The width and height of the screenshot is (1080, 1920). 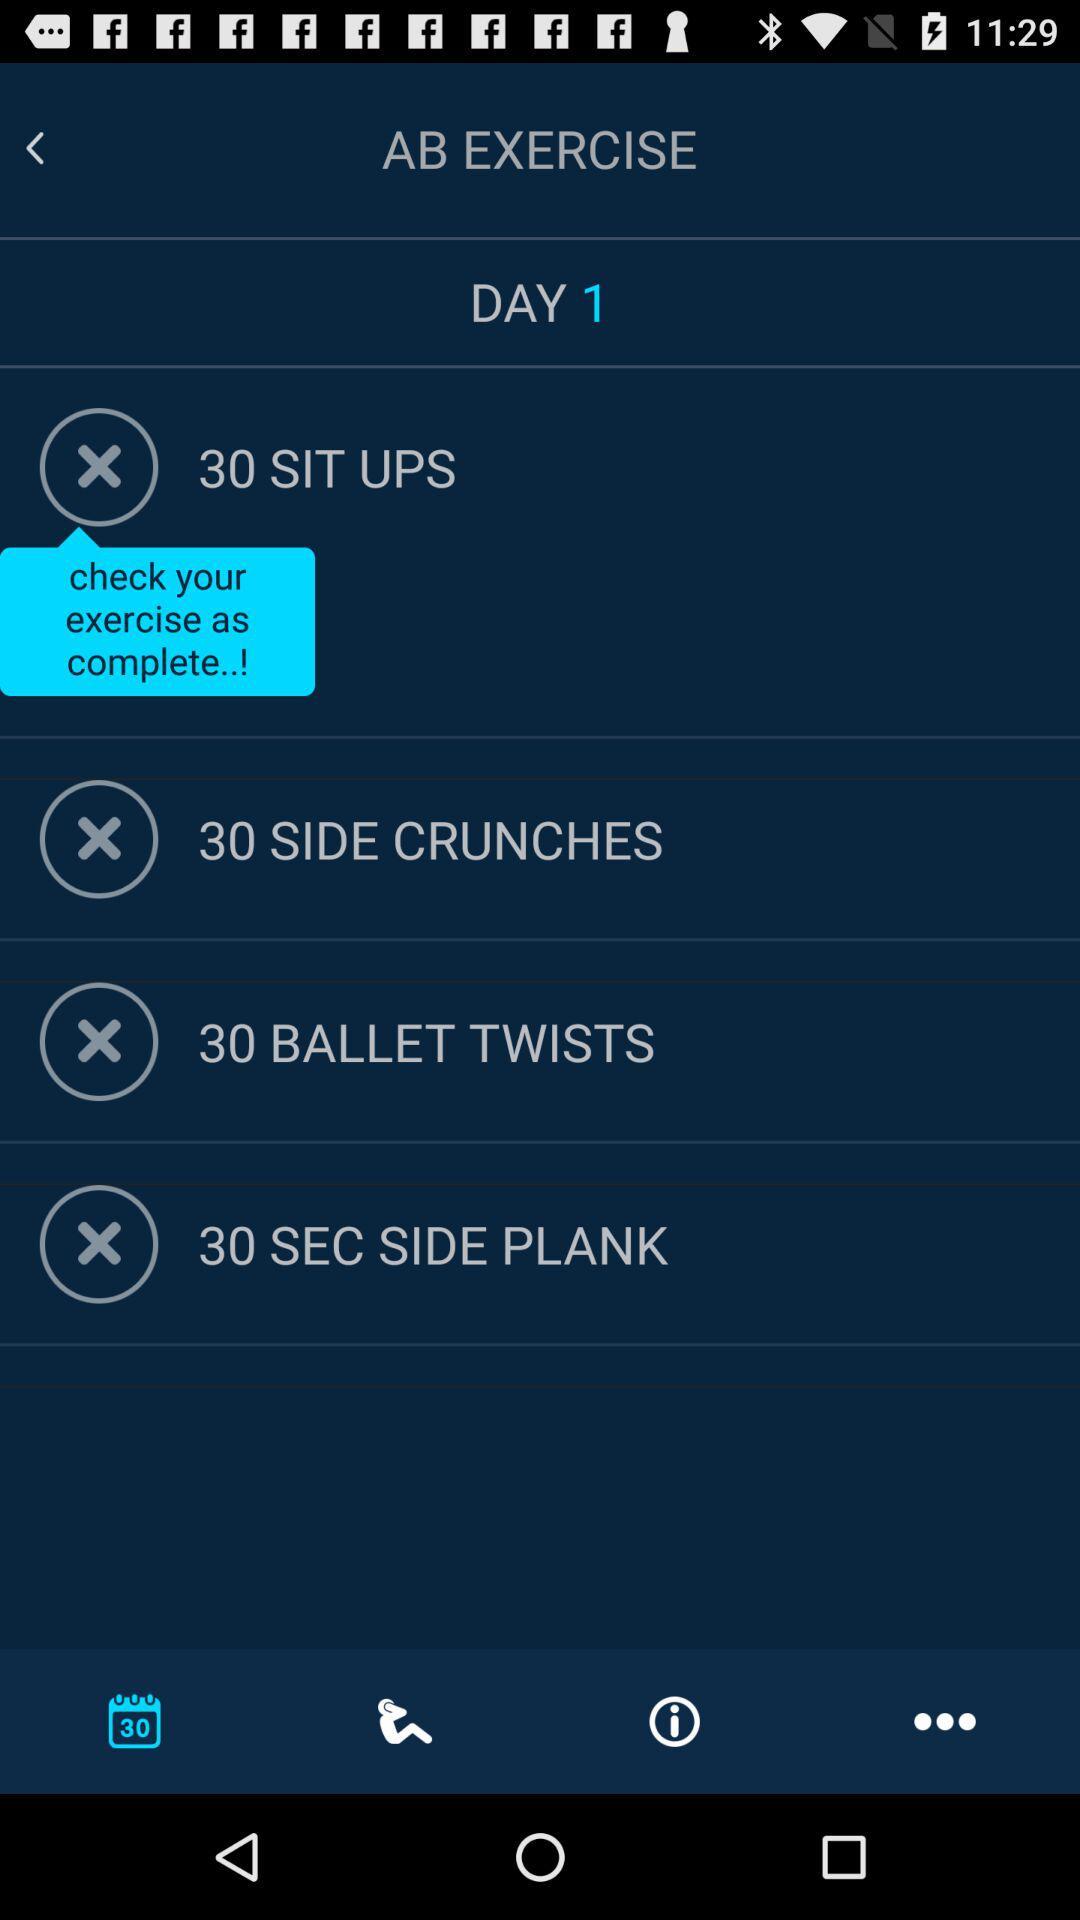 What do you see at coordinates (639, 1040) in the screenshot?
I see `30 ballet twists app` at bounding box center [639, 1040].